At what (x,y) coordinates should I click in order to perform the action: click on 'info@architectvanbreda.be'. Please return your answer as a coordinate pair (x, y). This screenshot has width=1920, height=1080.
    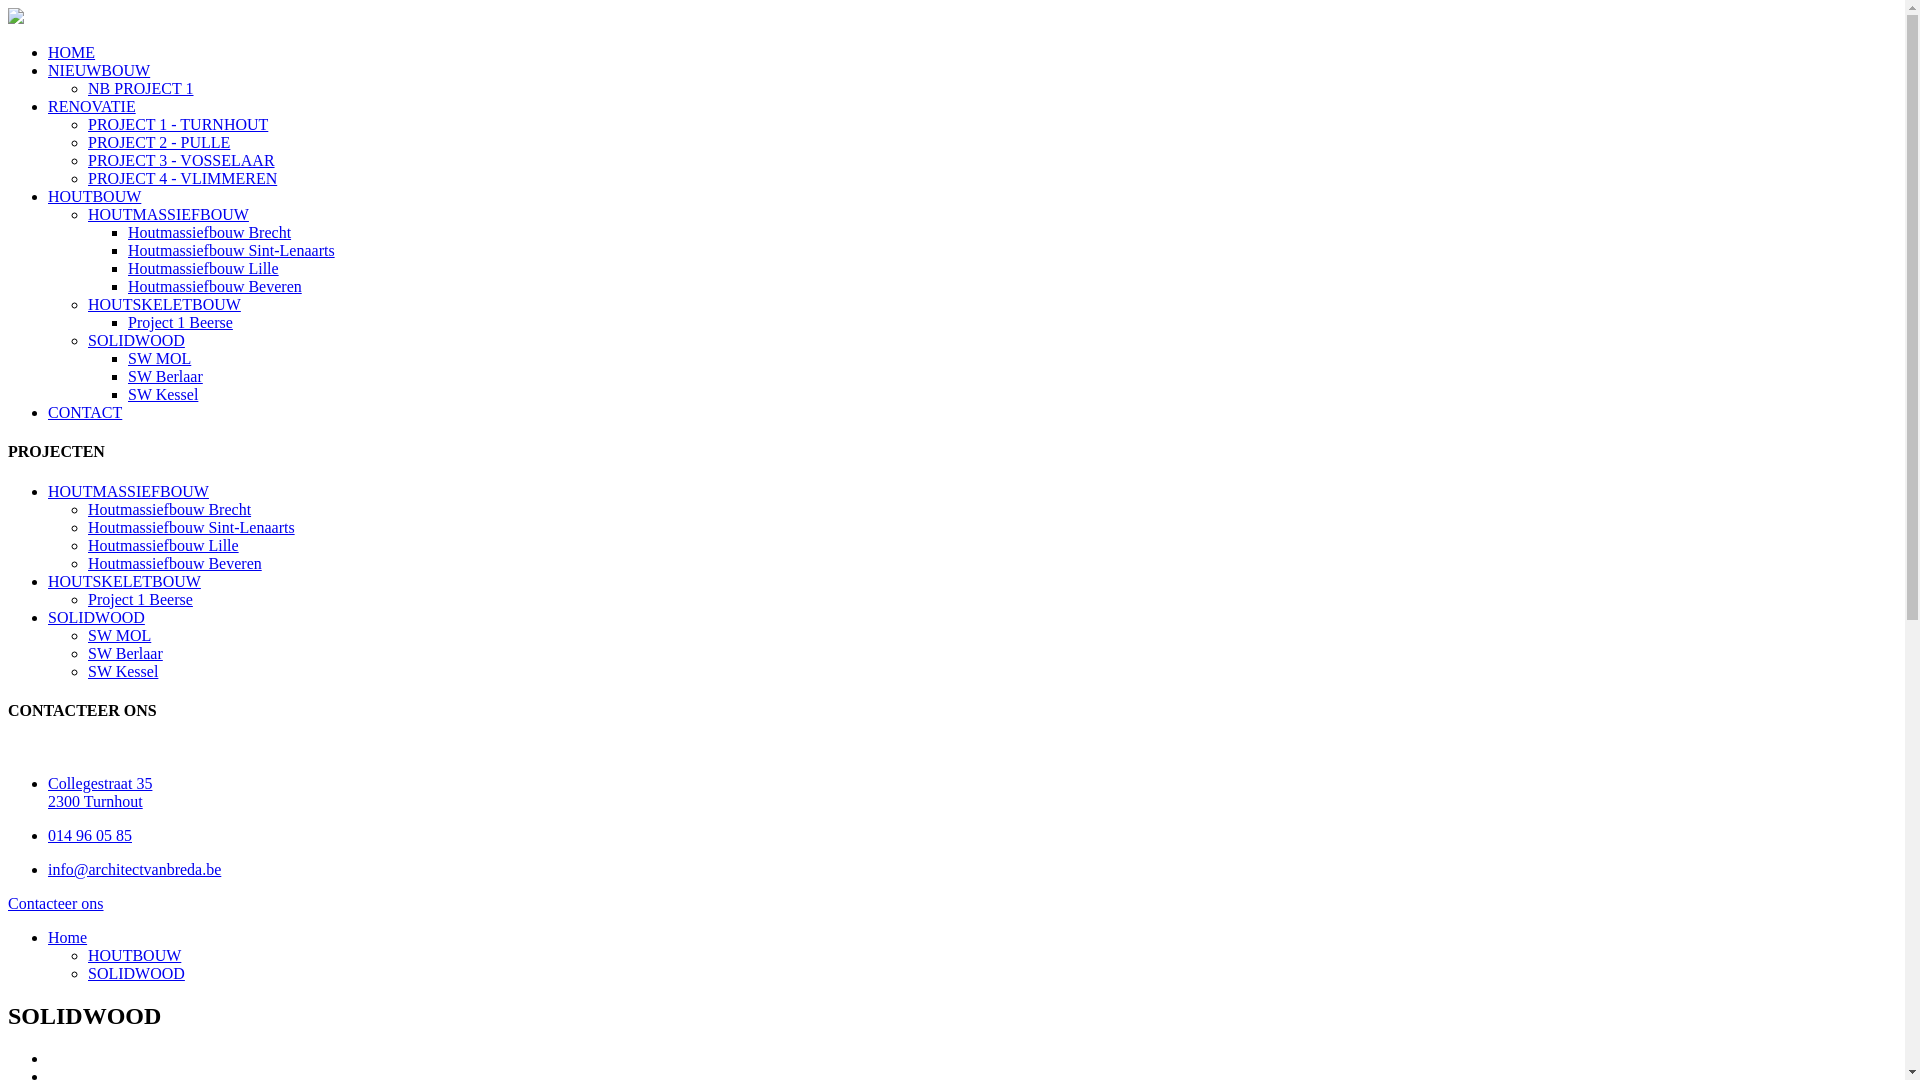
    Looking at the image, I should click on (48, 868).